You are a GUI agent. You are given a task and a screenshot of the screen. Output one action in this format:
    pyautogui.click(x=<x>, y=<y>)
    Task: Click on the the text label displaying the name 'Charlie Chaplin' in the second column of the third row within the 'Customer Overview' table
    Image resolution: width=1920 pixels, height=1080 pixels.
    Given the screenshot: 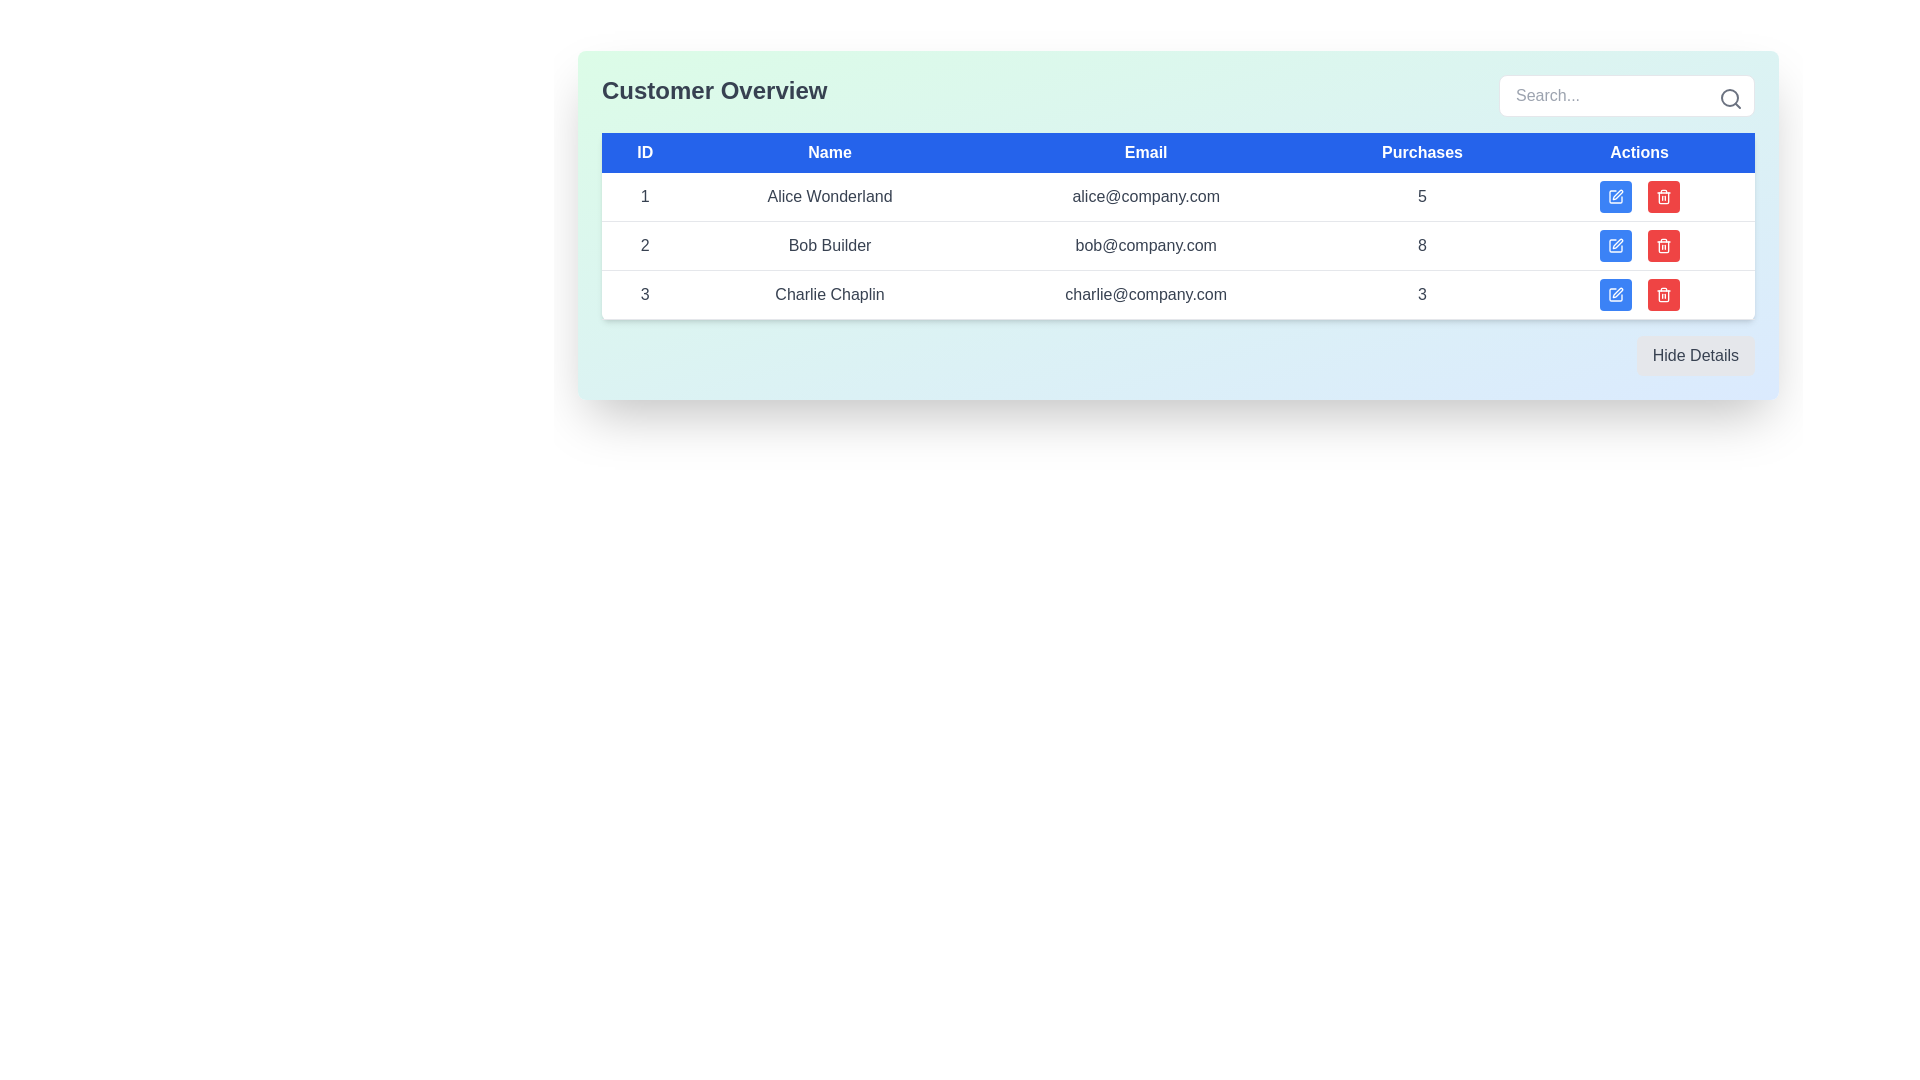 What is the action you would take?
    pyautogui.click(x=830, y=294)
    